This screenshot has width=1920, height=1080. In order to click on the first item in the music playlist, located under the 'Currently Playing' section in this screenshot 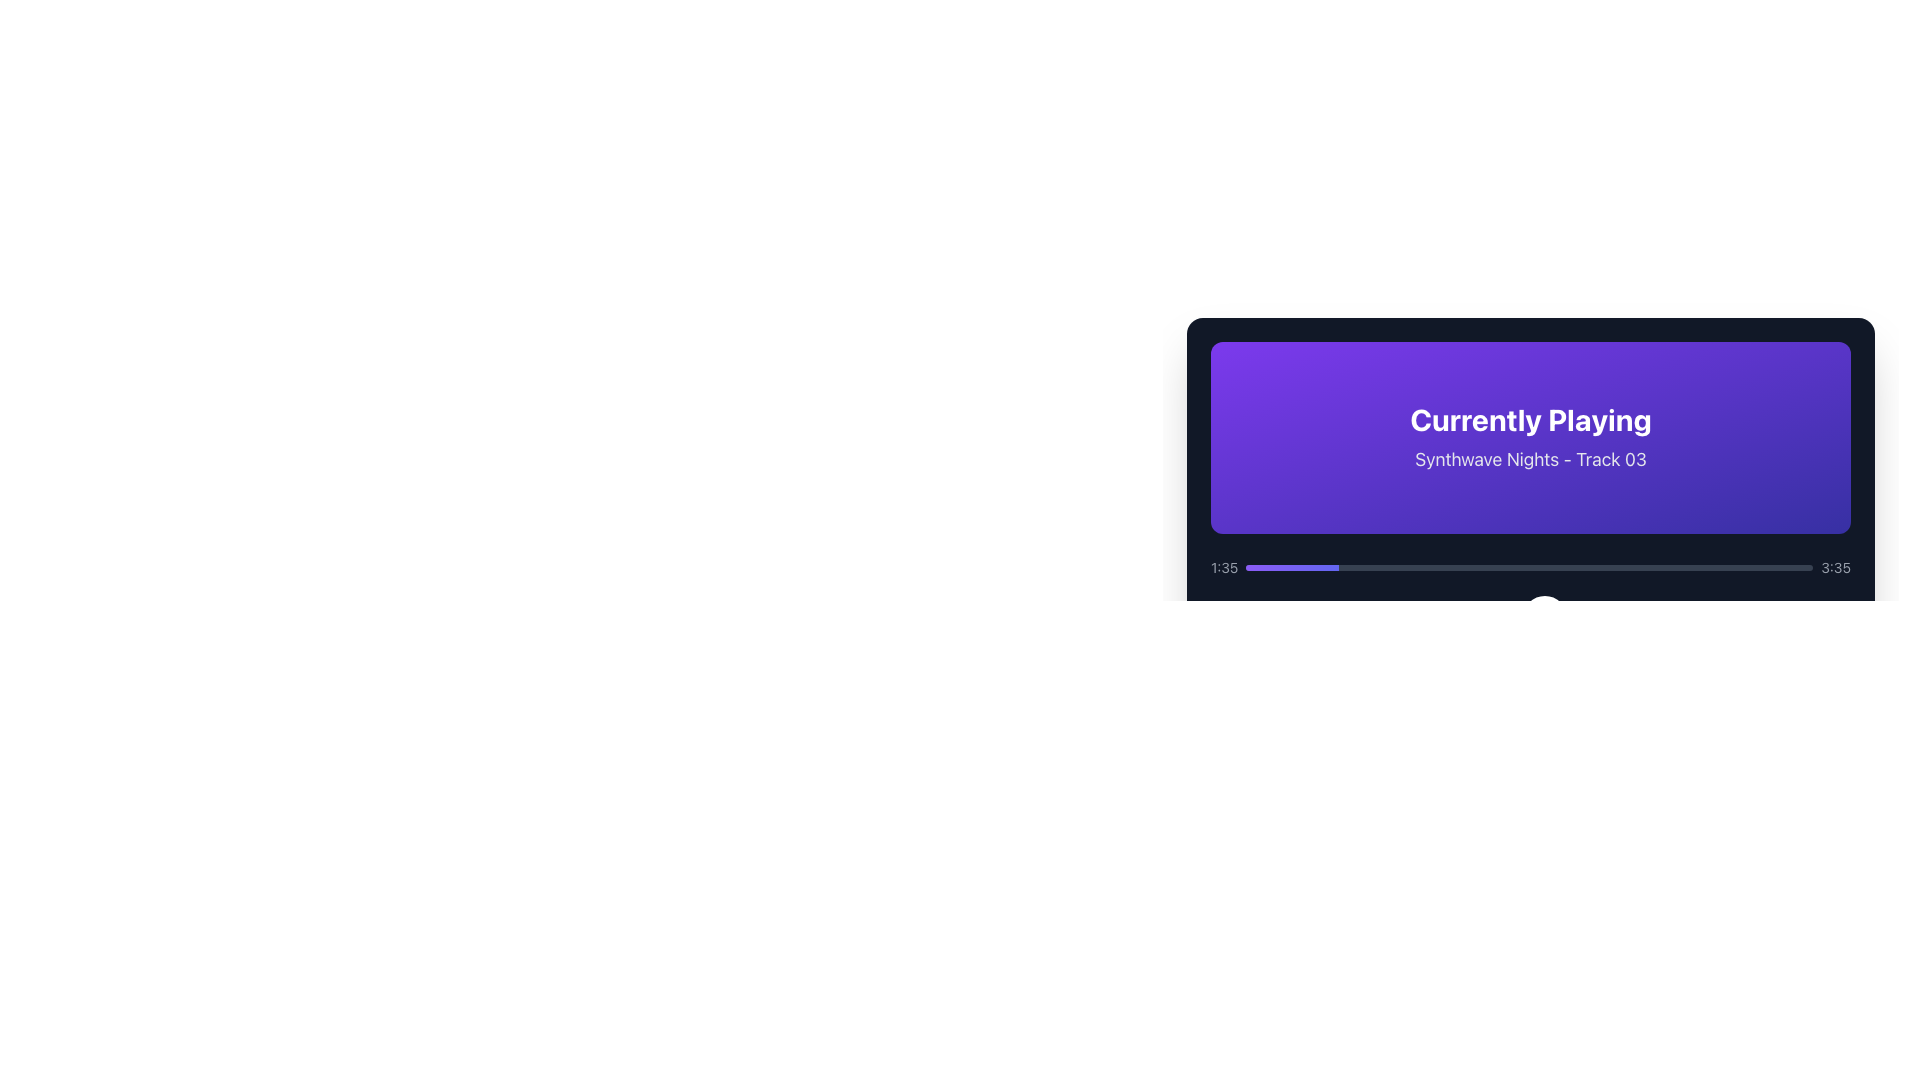, I will do `click(1530, 793)`.